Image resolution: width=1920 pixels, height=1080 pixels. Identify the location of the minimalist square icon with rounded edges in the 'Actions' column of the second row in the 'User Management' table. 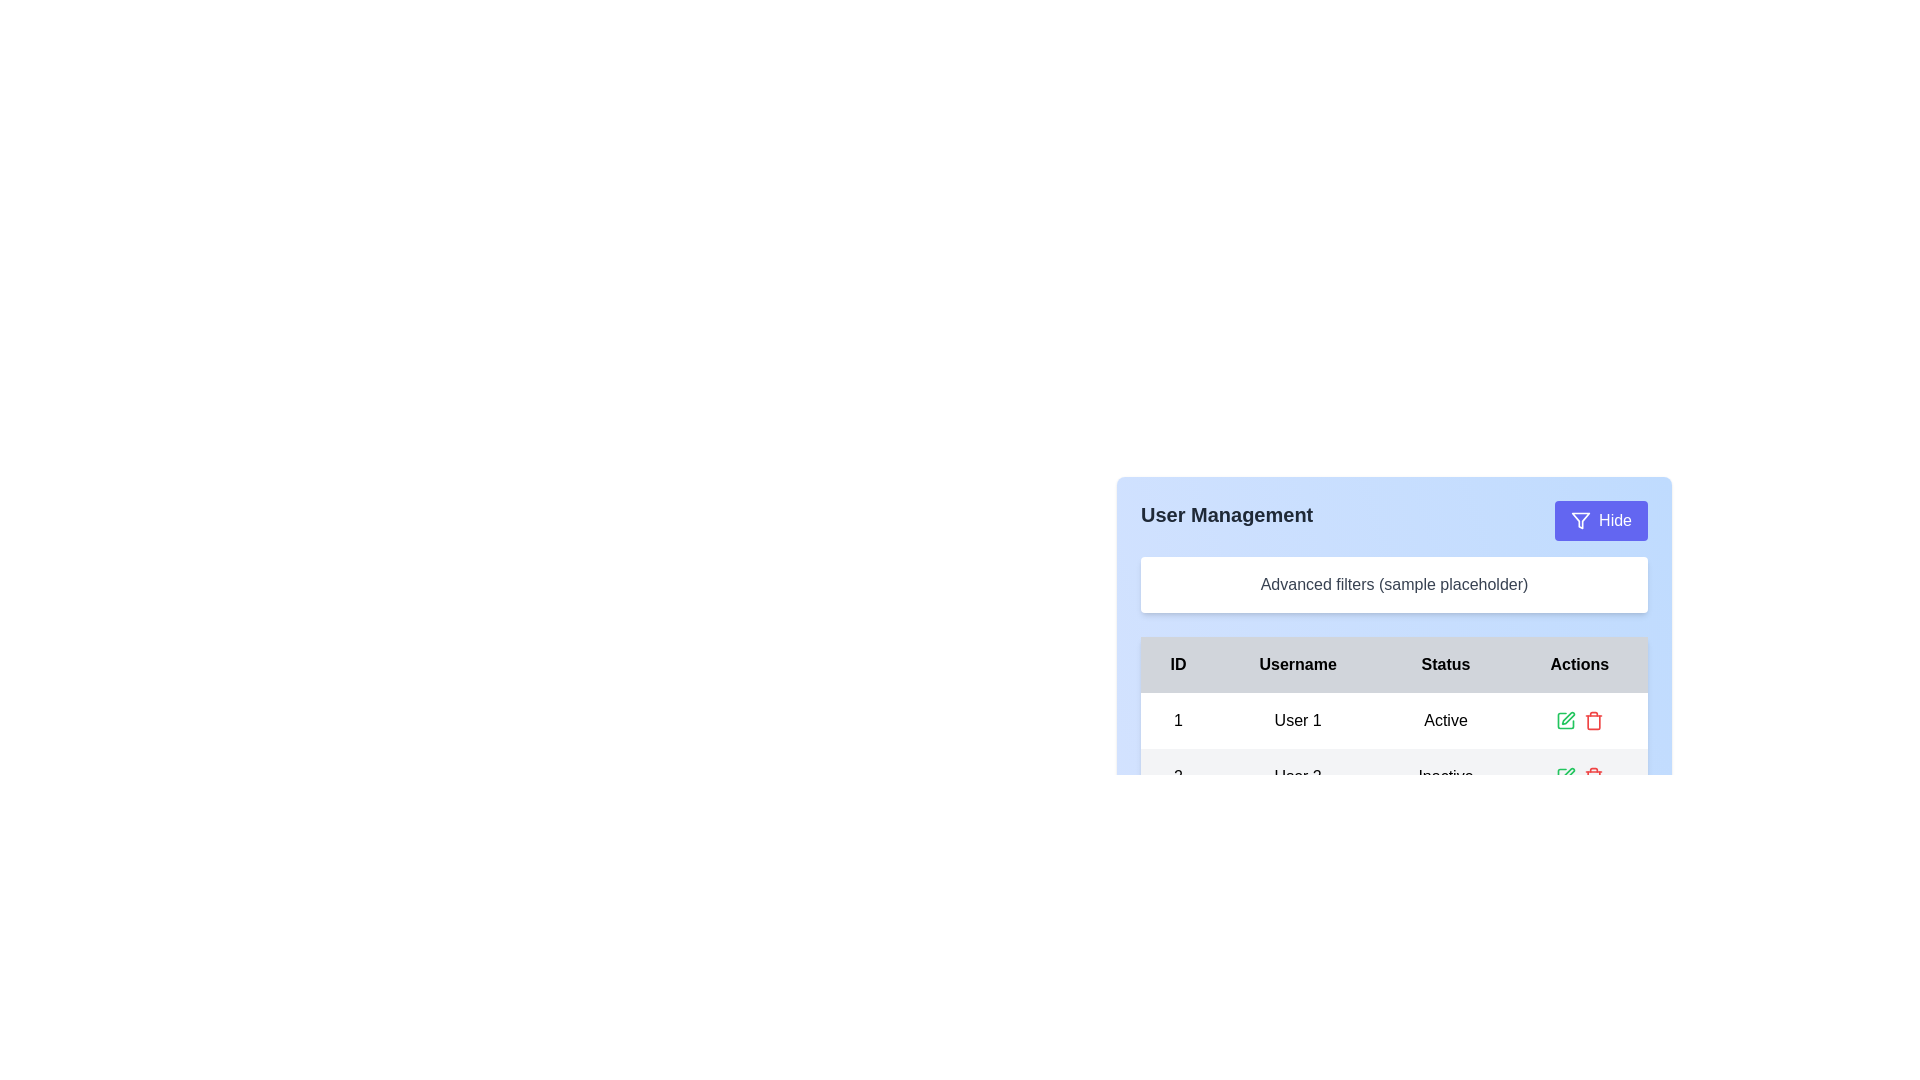
(1564, 775).